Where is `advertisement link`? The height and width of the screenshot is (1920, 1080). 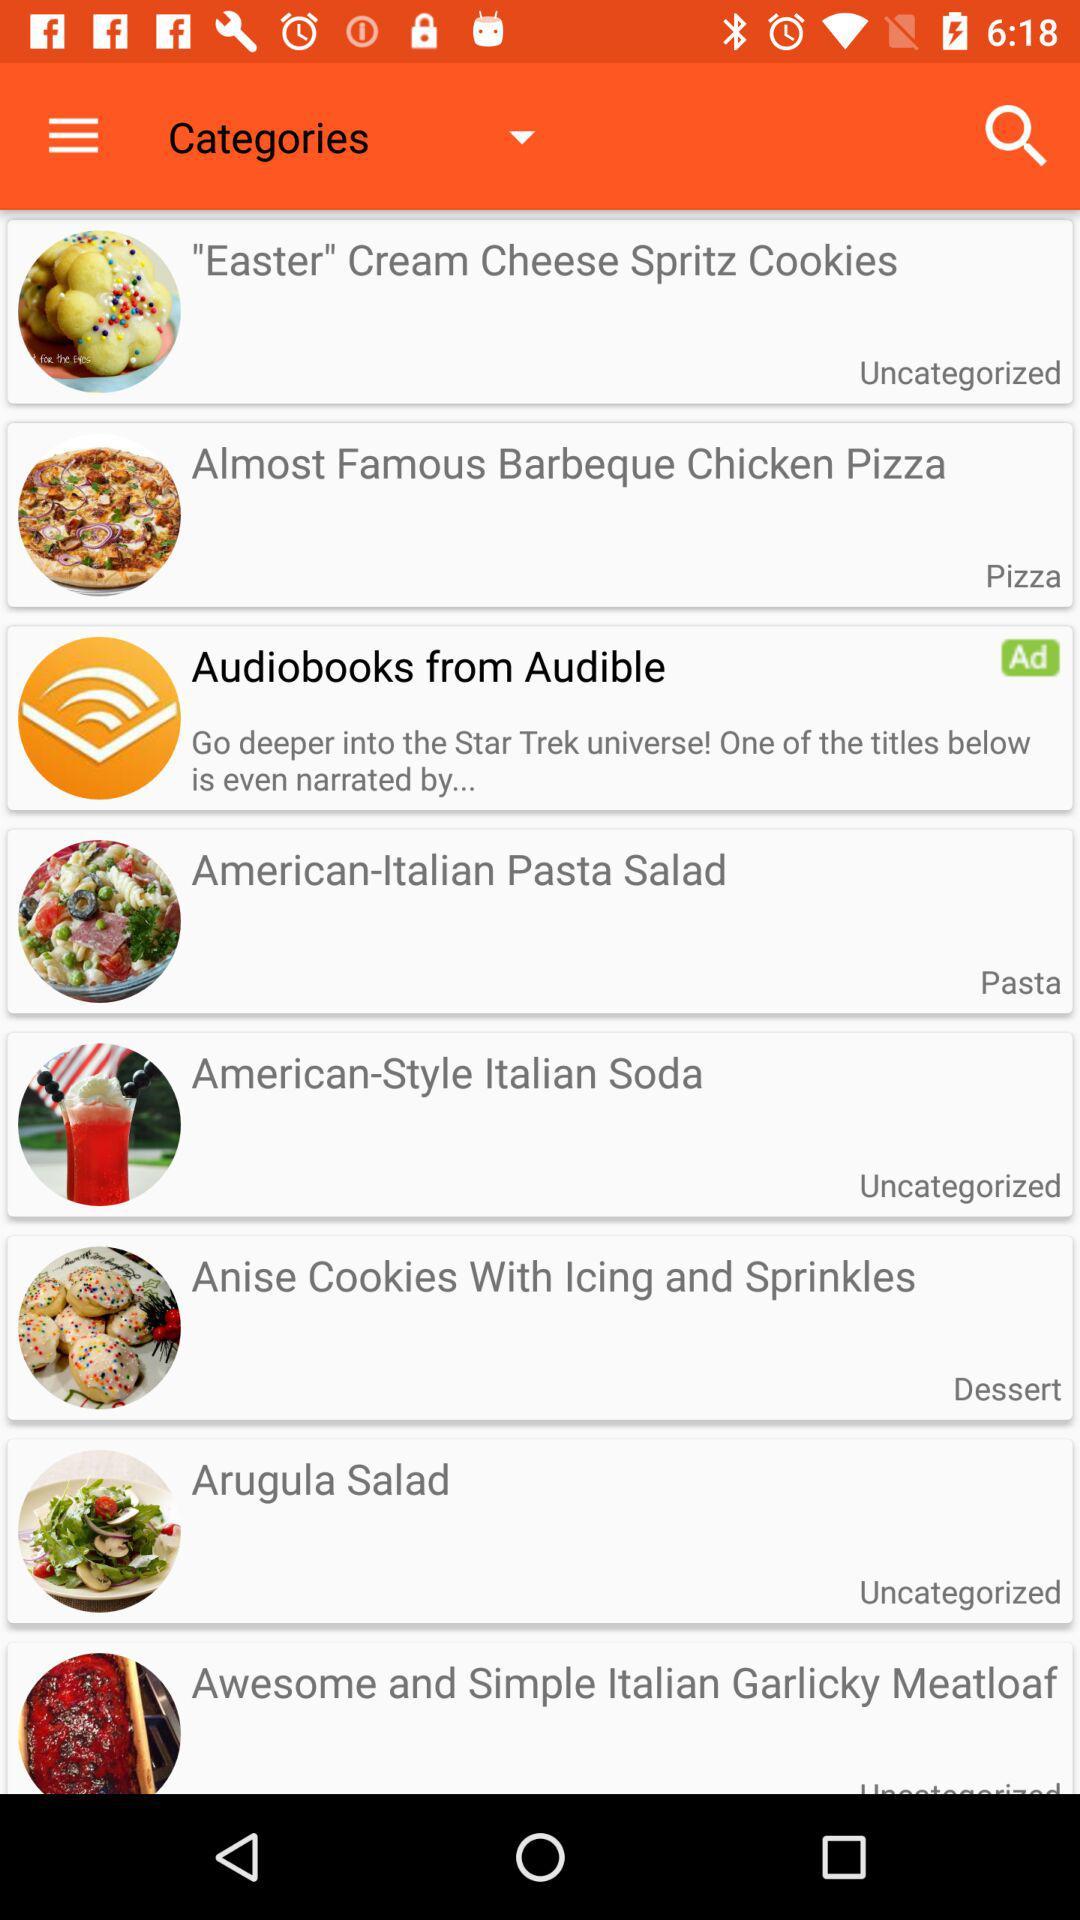
advertisement link is located at coordinates (99, 718).